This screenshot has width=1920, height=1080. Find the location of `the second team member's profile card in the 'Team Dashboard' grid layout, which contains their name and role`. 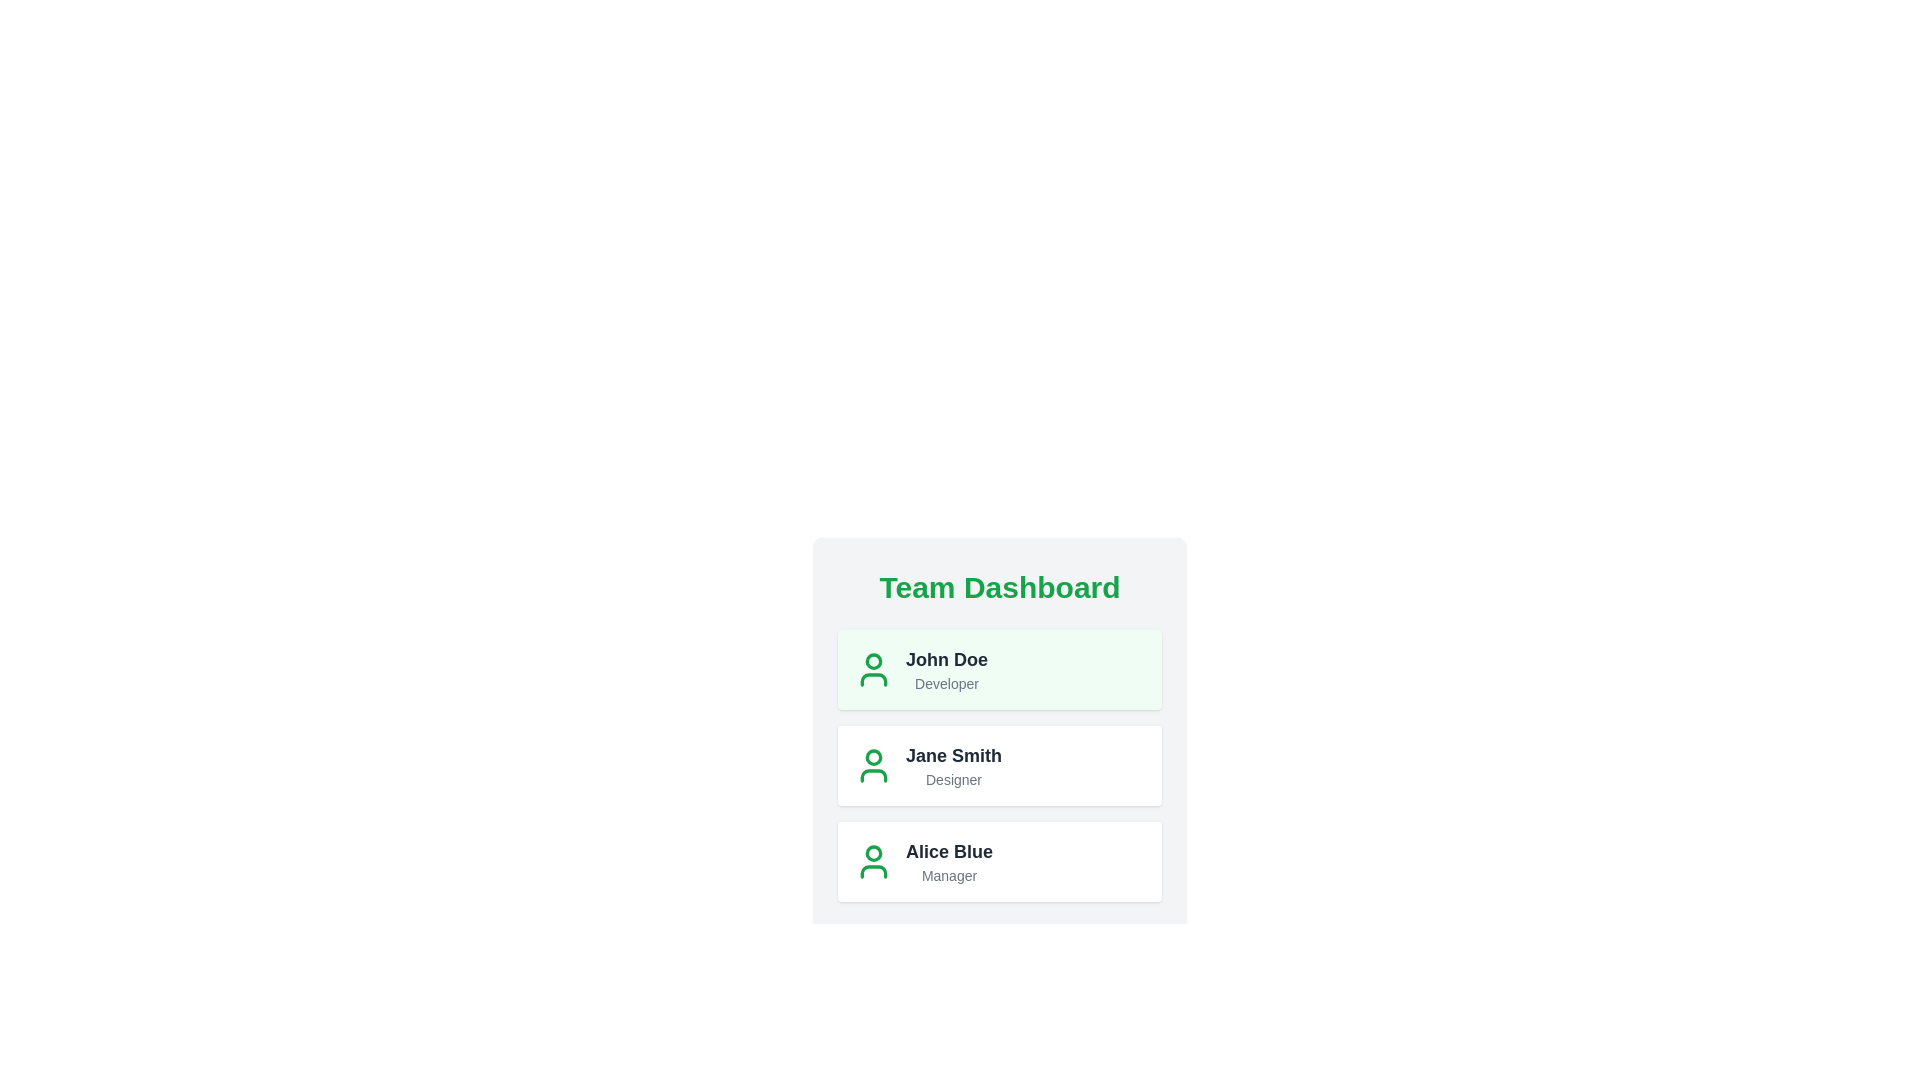

the second team member's profile card in the 'Team Dashboard' grid layout, which contains their name and role is located at coordinates (999, 765).